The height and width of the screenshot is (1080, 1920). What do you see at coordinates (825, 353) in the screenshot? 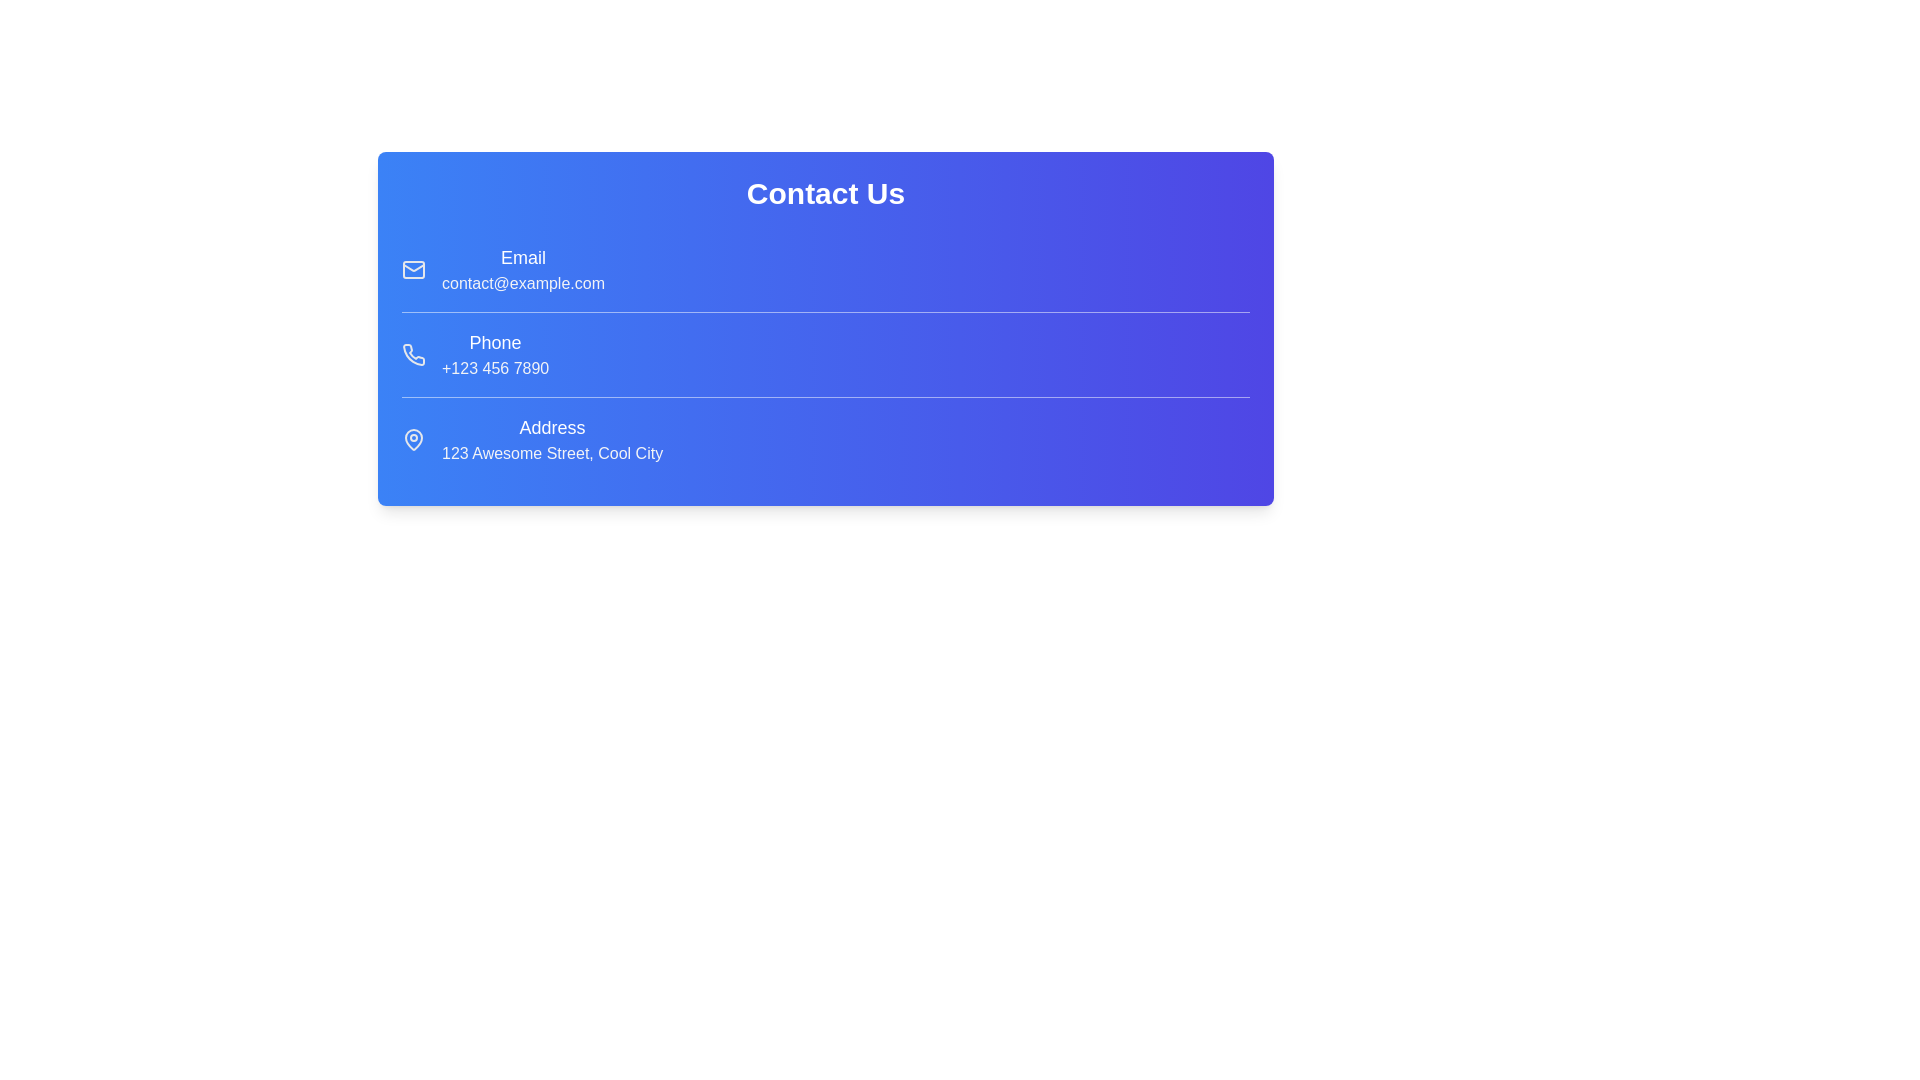
I see `the Display Panel located below the 'Contact Us' title, which serves as a display area for contact information` at bounding box center [825, 353].